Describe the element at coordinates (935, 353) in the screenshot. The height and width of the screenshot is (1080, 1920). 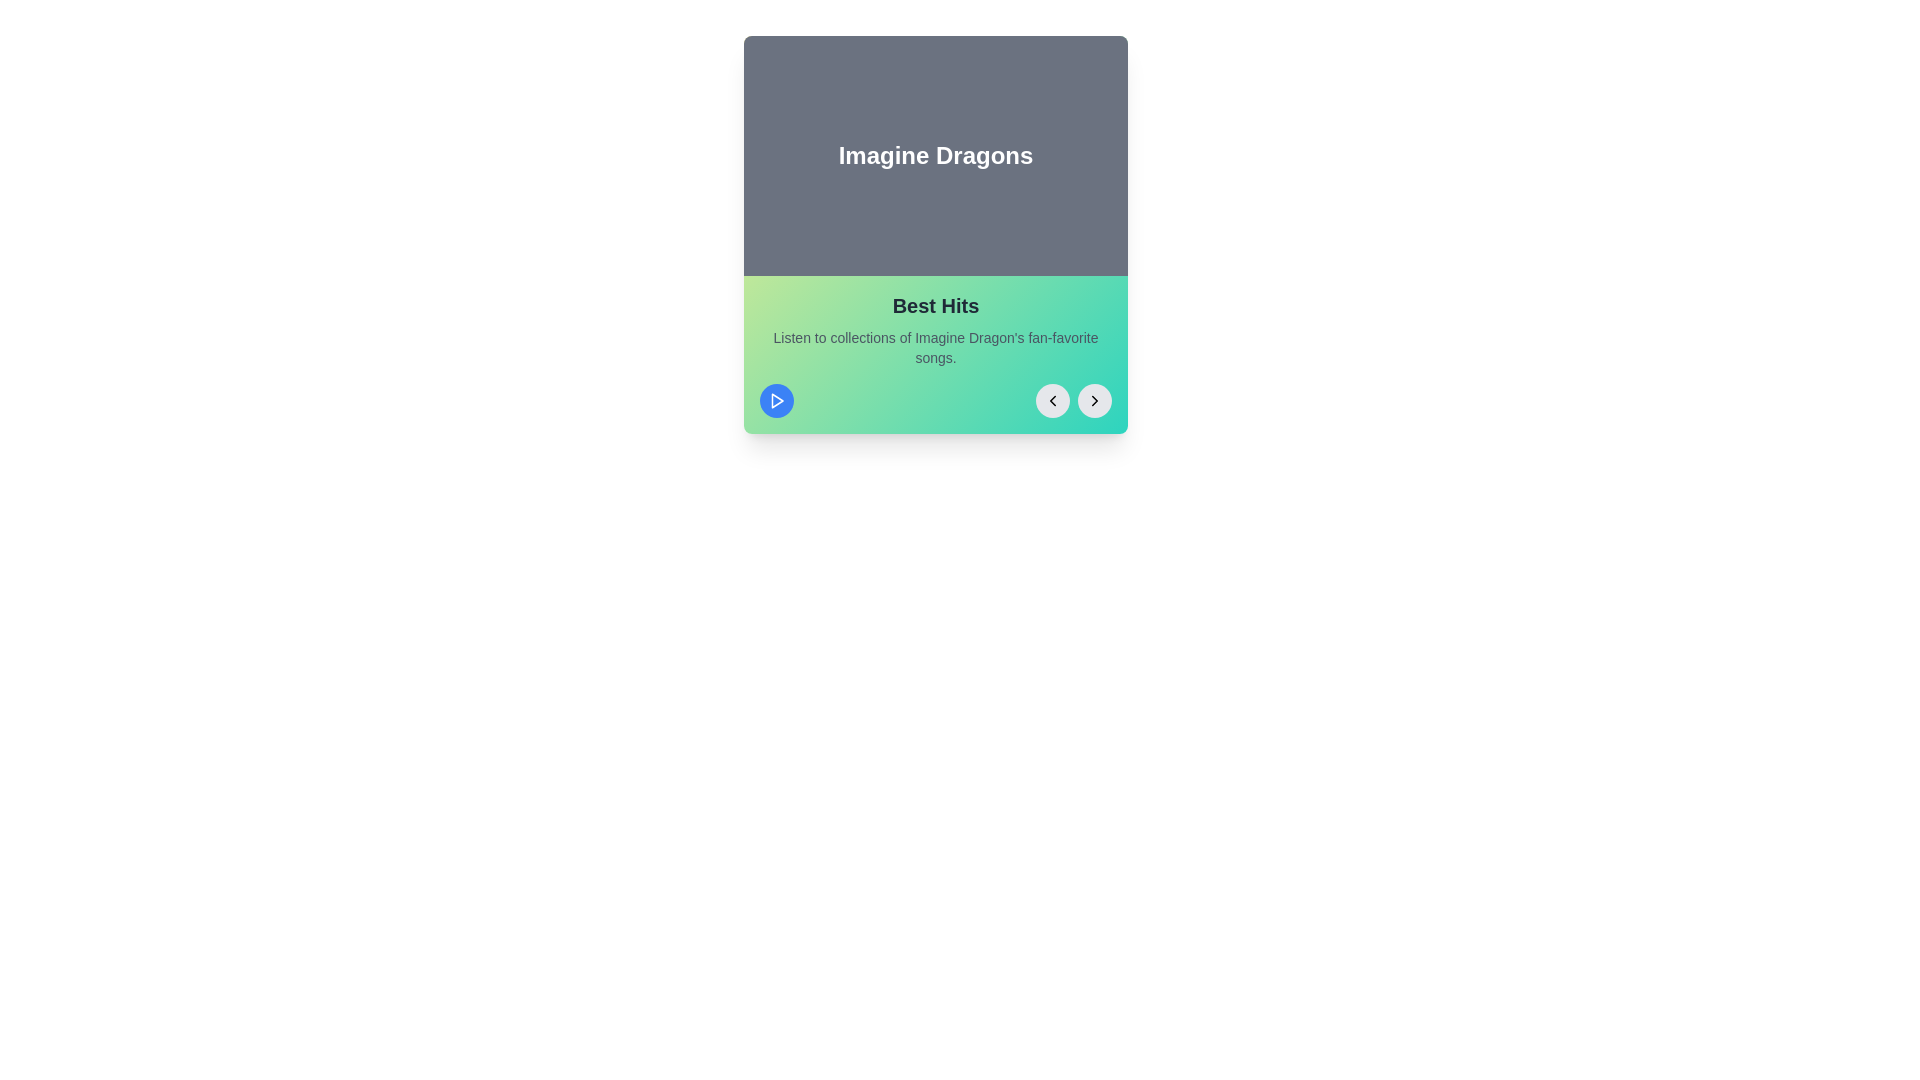
I see `the text block containing the title 'Best Hits' and the subtitle about Imagine Dragon's song collection, which is located at the bottom section of the card layout and has a gradient background` at that location.